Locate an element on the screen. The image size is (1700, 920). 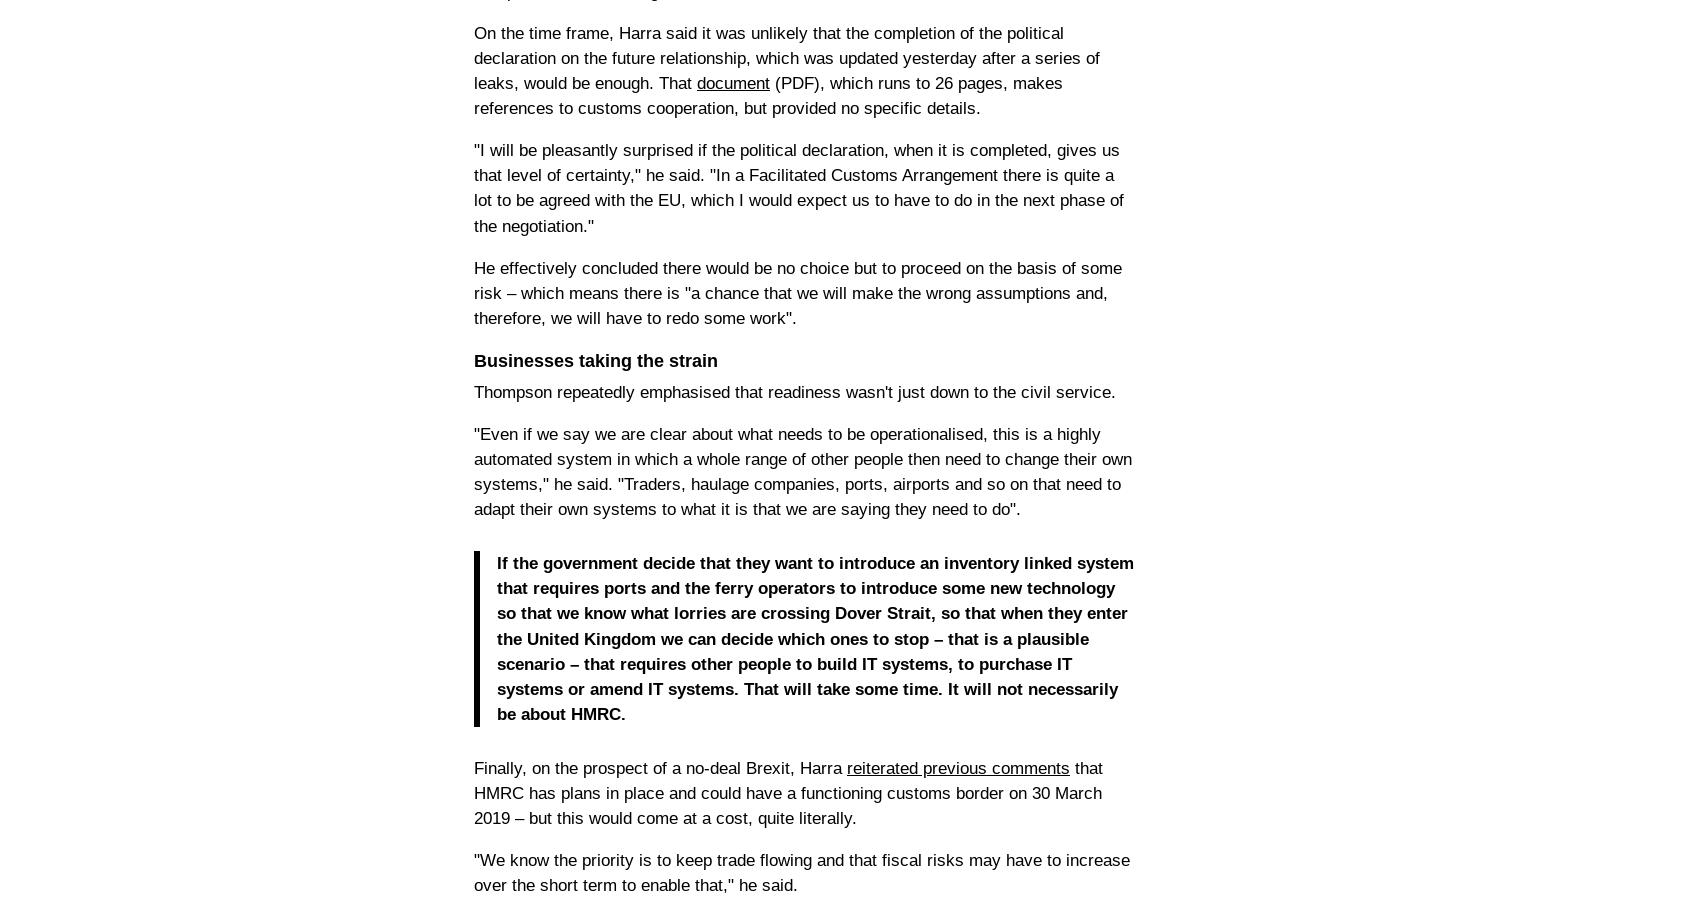
'document' is located at coordinates (733, 82).